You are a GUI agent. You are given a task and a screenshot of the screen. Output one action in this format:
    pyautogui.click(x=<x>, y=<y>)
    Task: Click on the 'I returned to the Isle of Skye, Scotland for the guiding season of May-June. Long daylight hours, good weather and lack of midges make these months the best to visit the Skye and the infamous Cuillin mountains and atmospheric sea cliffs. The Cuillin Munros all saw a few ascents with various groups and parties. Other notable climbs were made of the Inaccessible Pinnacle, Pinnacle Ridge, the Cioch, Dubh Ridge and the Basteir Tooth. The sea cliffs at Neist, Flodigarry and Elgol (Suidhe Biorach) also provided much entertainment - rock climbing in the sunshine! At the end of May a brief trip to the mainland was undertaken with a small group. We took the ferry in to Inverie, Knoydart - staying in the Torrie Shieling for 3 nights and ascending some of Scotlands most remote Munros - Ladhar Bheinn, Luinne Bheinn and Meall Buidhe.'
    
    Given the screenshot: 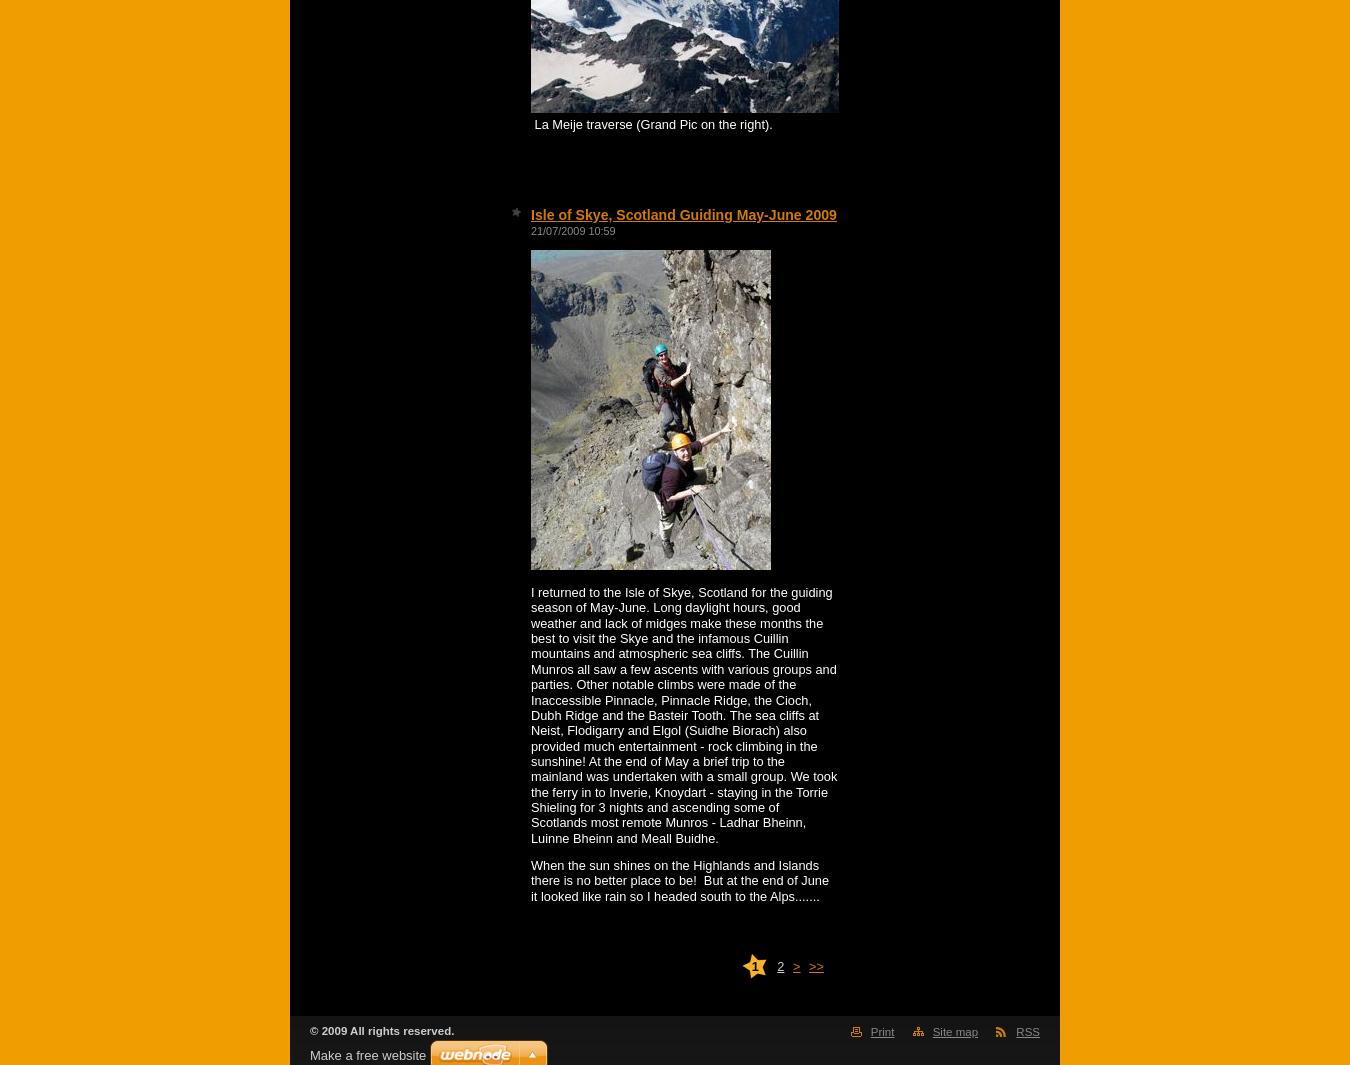 What is the action you would take?
    pyautogui.click(x=683, y=715)
    